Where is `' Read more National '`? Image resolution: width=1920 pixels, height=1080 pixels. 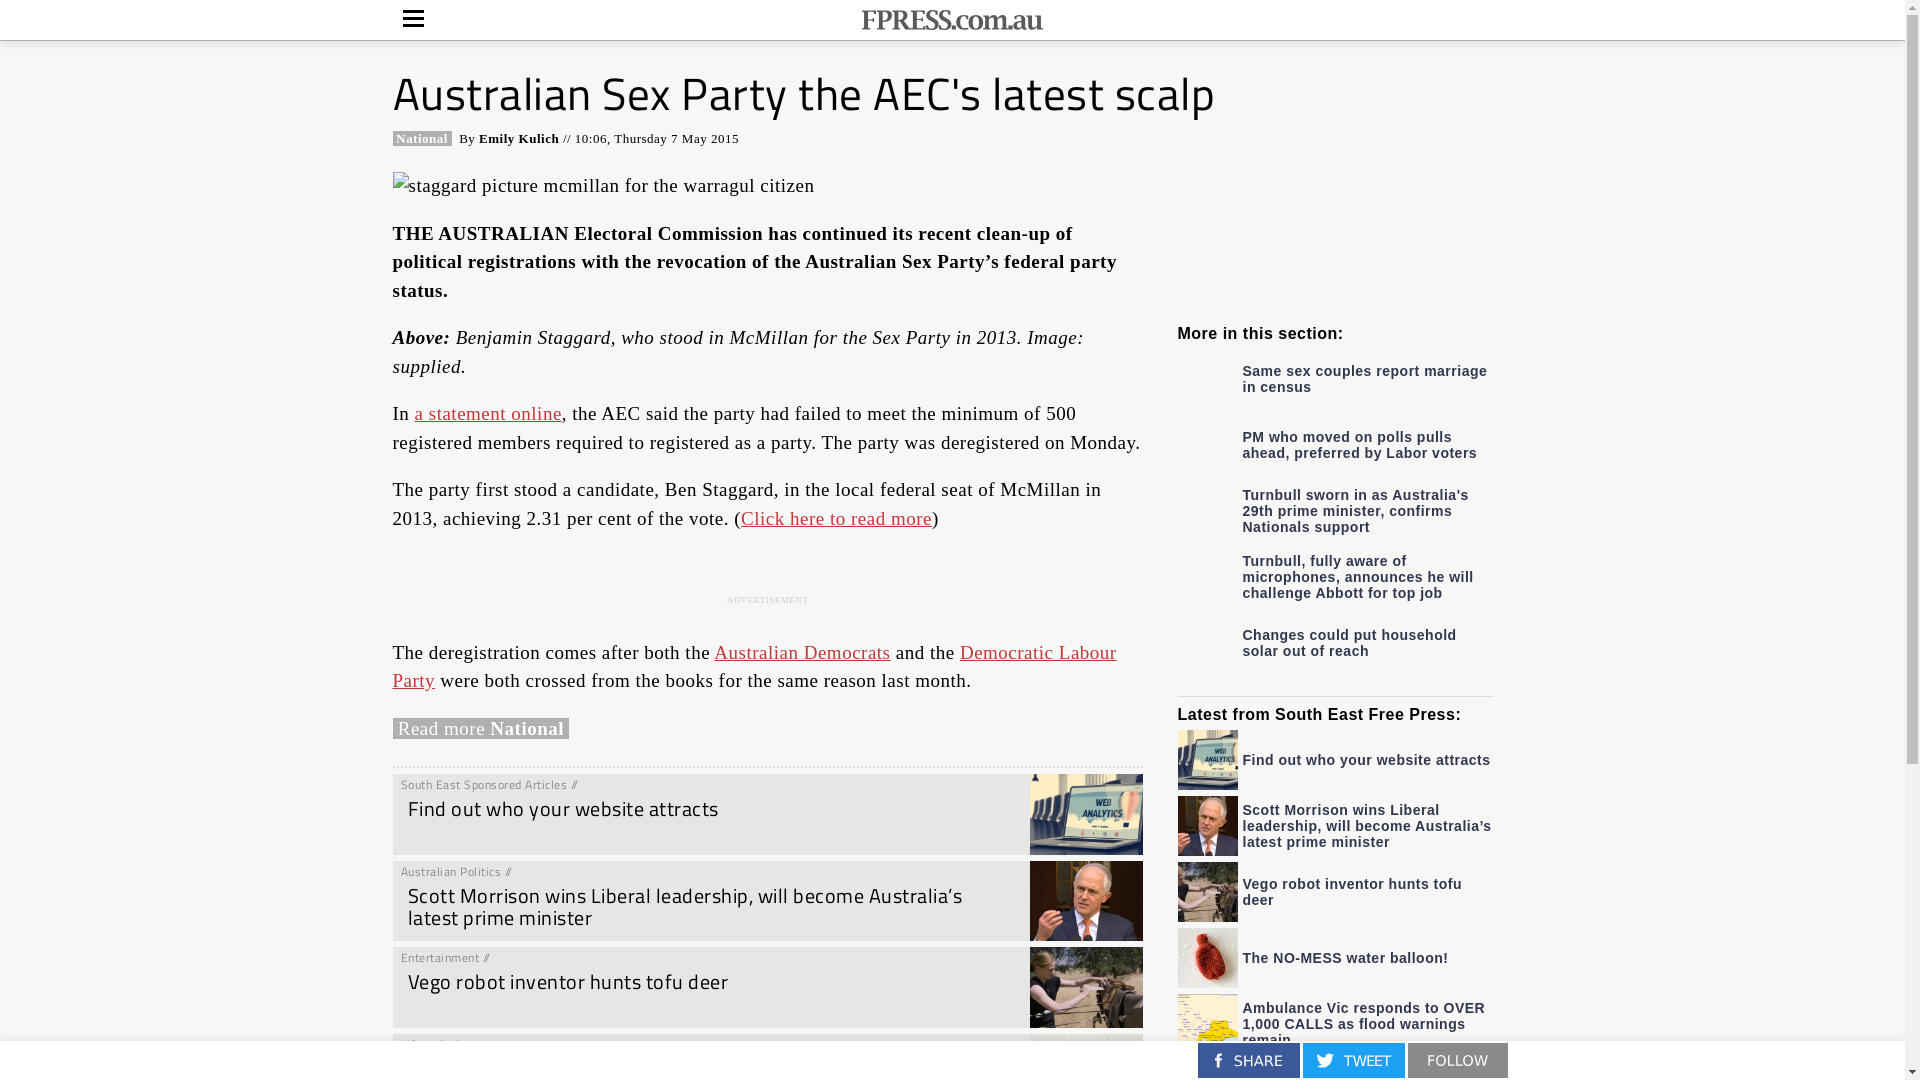
' Read more National ' is located at coordinates (480, 728).